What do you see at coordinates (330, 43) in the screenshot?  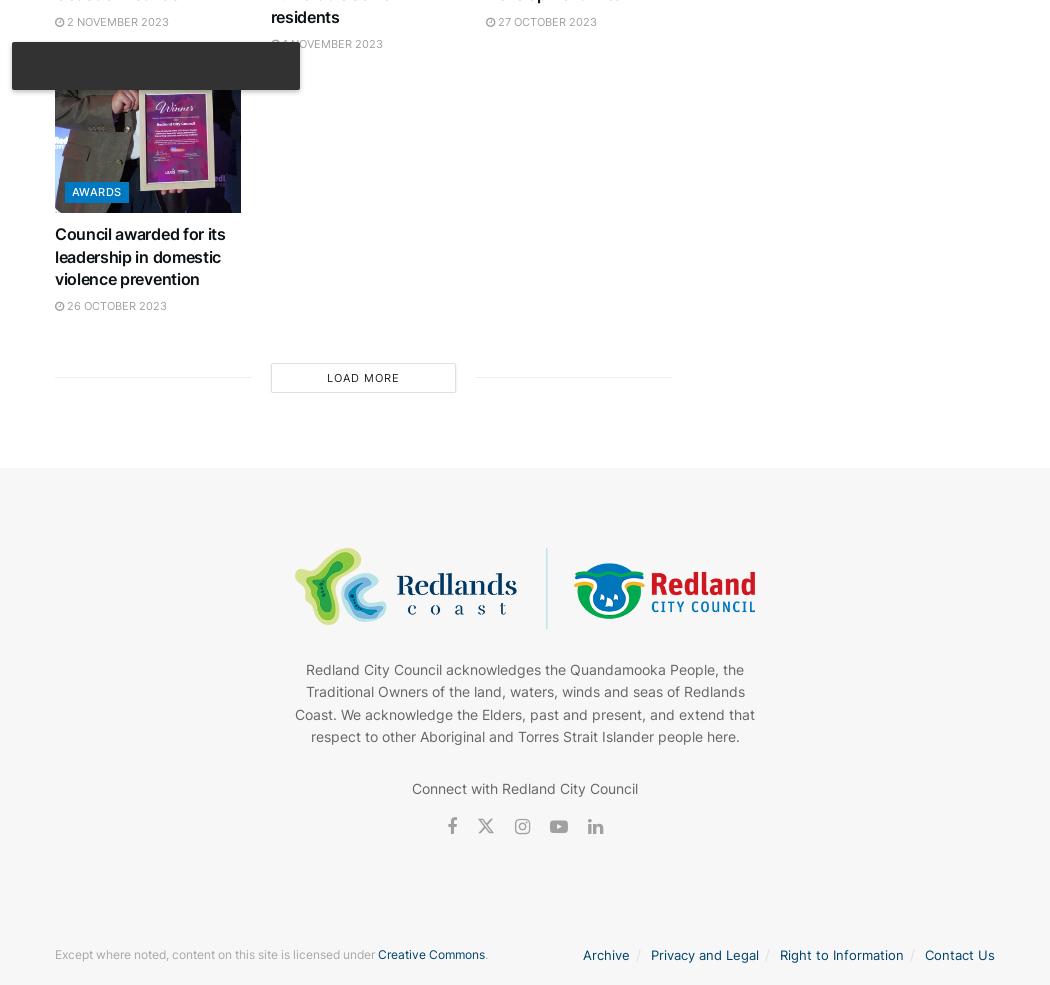 I see `'1 November 2023'` at bounding box center [330, 43].